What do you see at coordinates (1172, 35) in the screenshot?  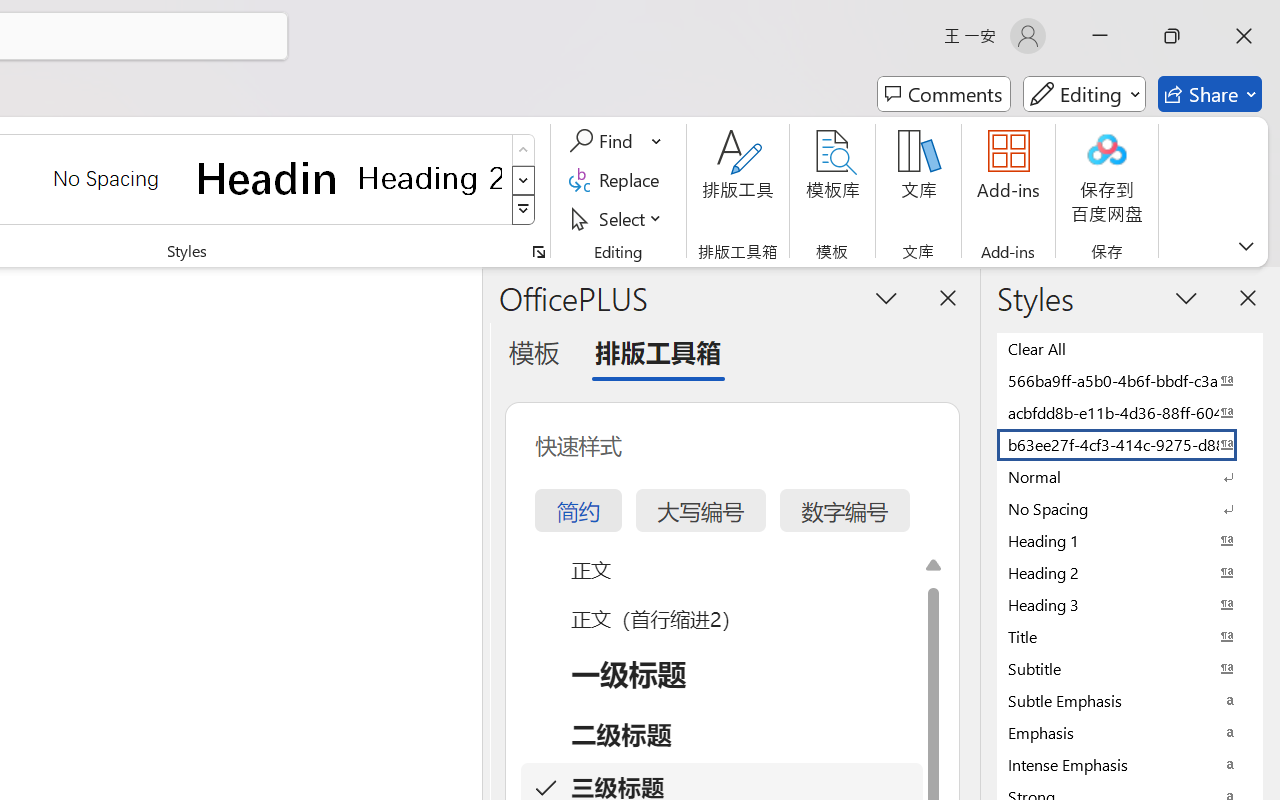 I see `'Restore Down'` at bounding box center [1172, 35].